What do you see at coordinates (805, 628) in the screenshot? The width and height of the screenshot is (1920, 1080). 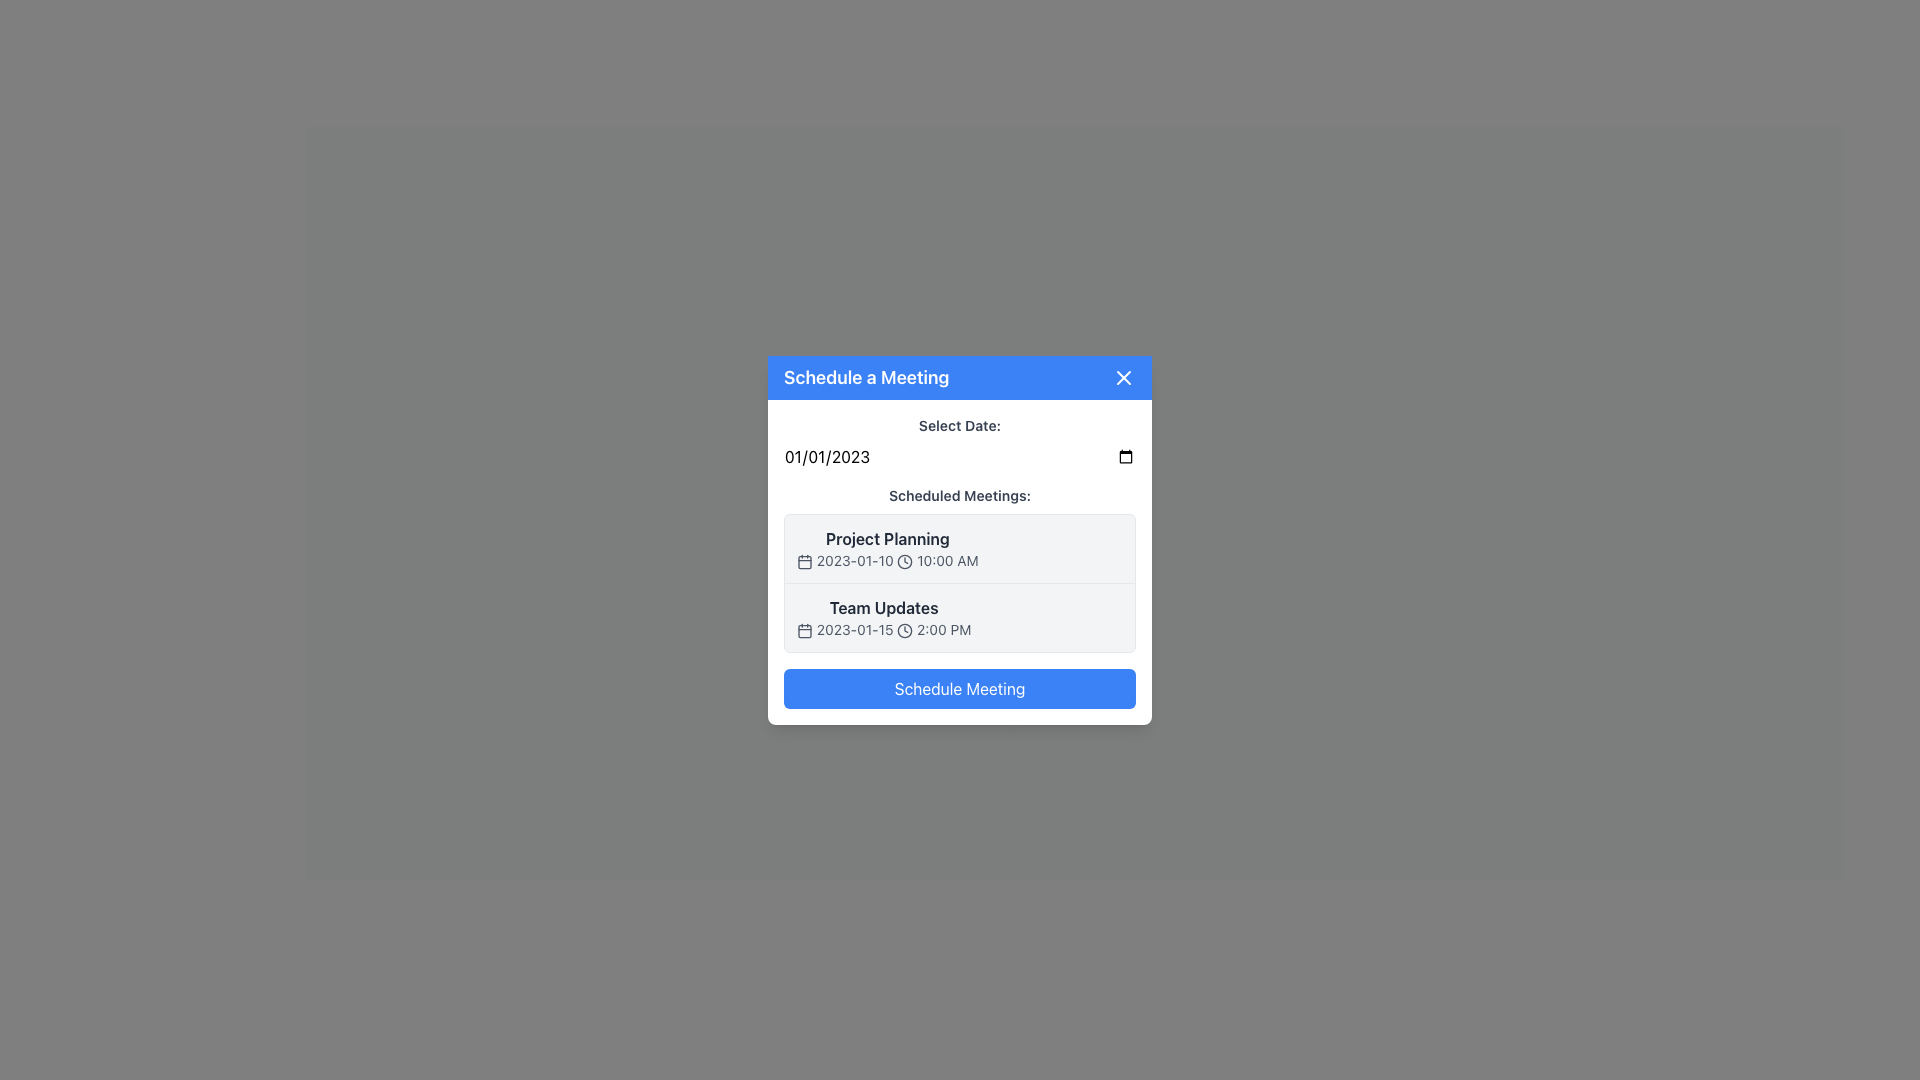 I see `the date icon in the 'Scheduled Meetings' section for 'Team Updates', which is the first icon on the left side of the row` at bounding box center [805, 628].